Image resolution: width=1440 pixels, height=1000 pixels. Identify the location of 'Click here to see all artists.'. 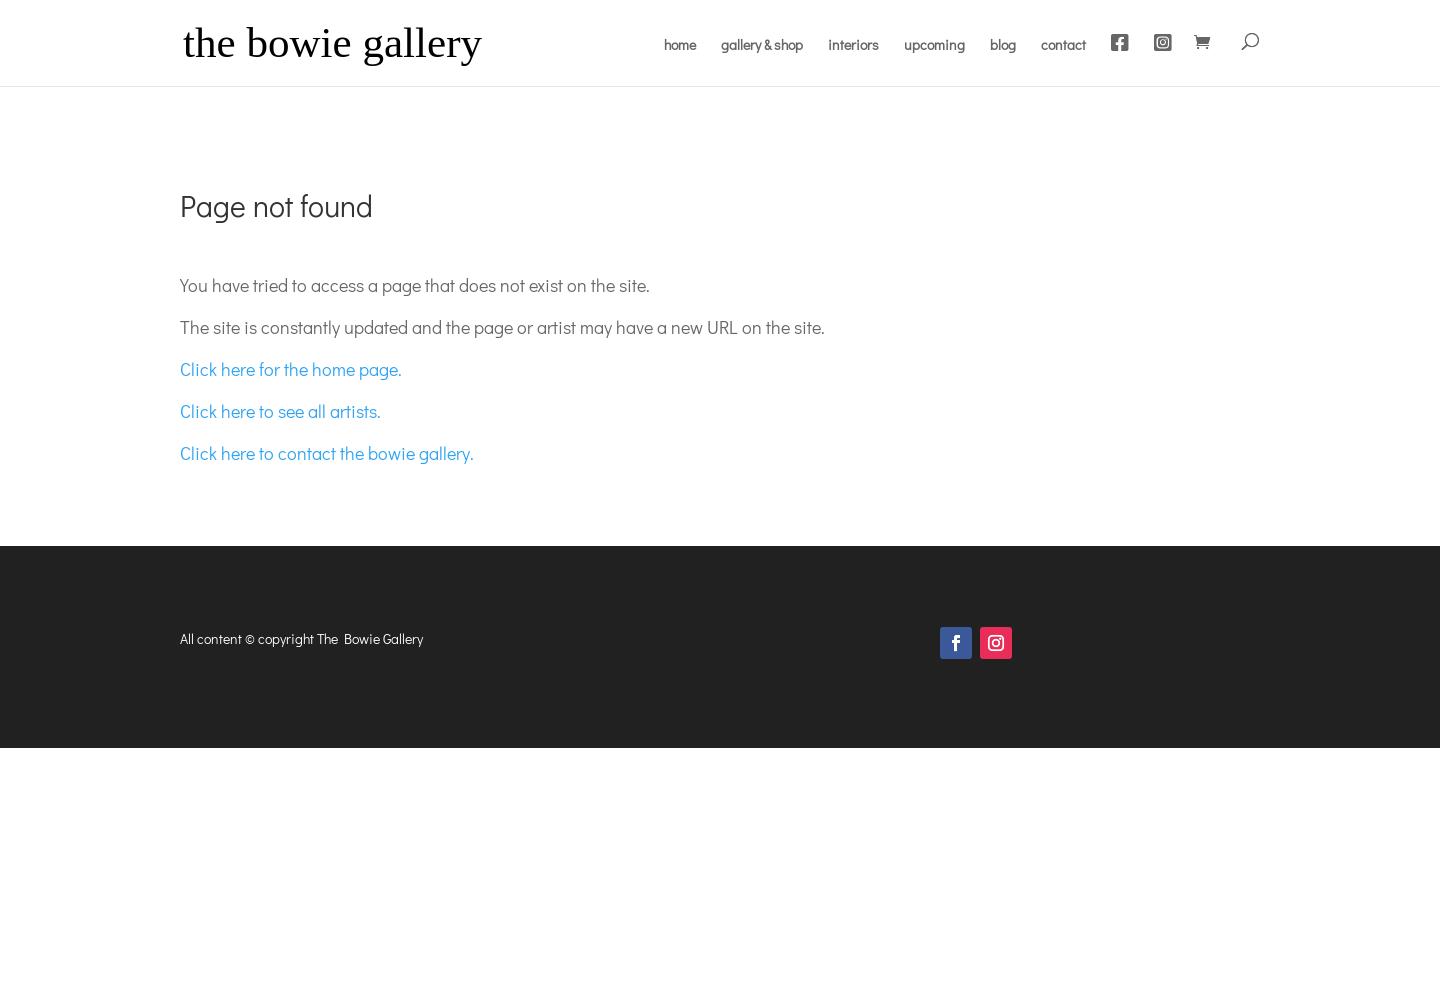
(179, 410).